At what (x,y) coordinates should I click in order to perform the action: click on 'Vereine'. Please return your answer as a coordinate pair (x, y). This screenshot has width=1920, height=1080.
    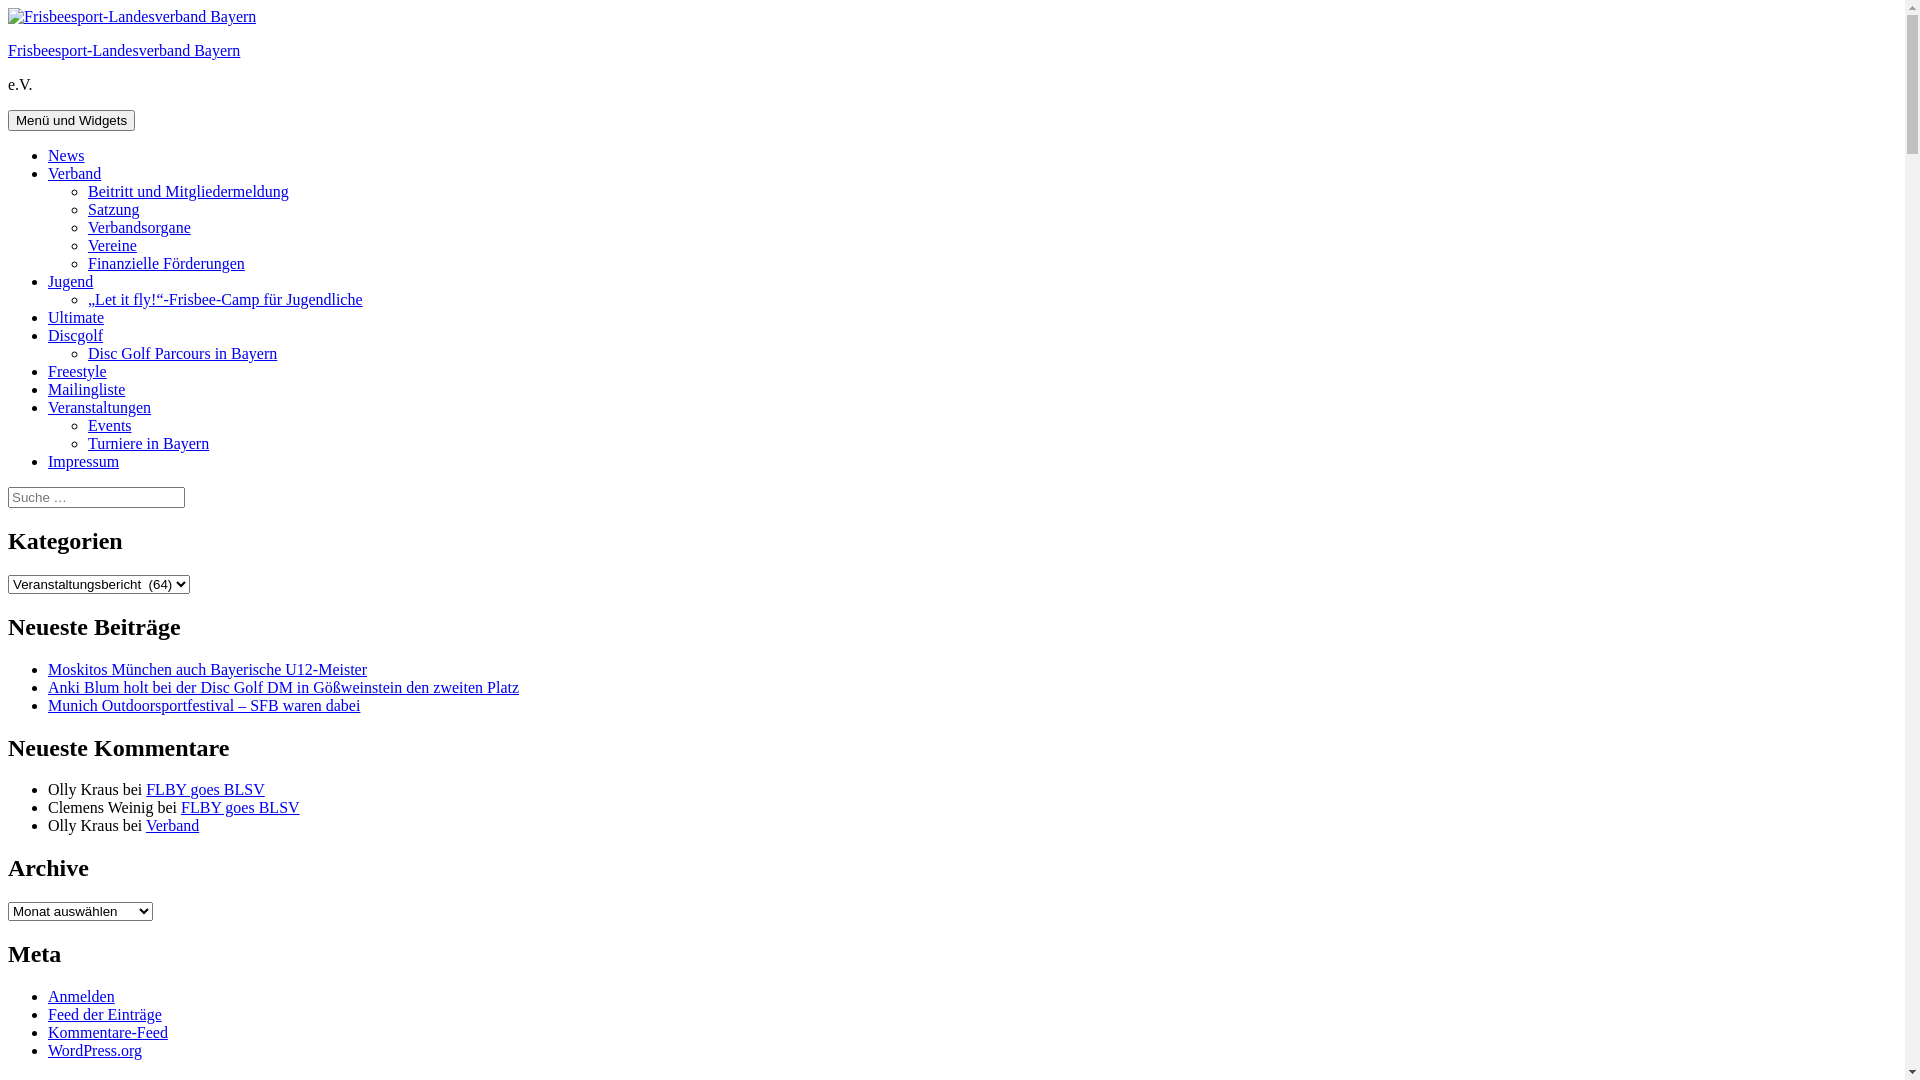
    Looking at the image, I should click on (111, 244).